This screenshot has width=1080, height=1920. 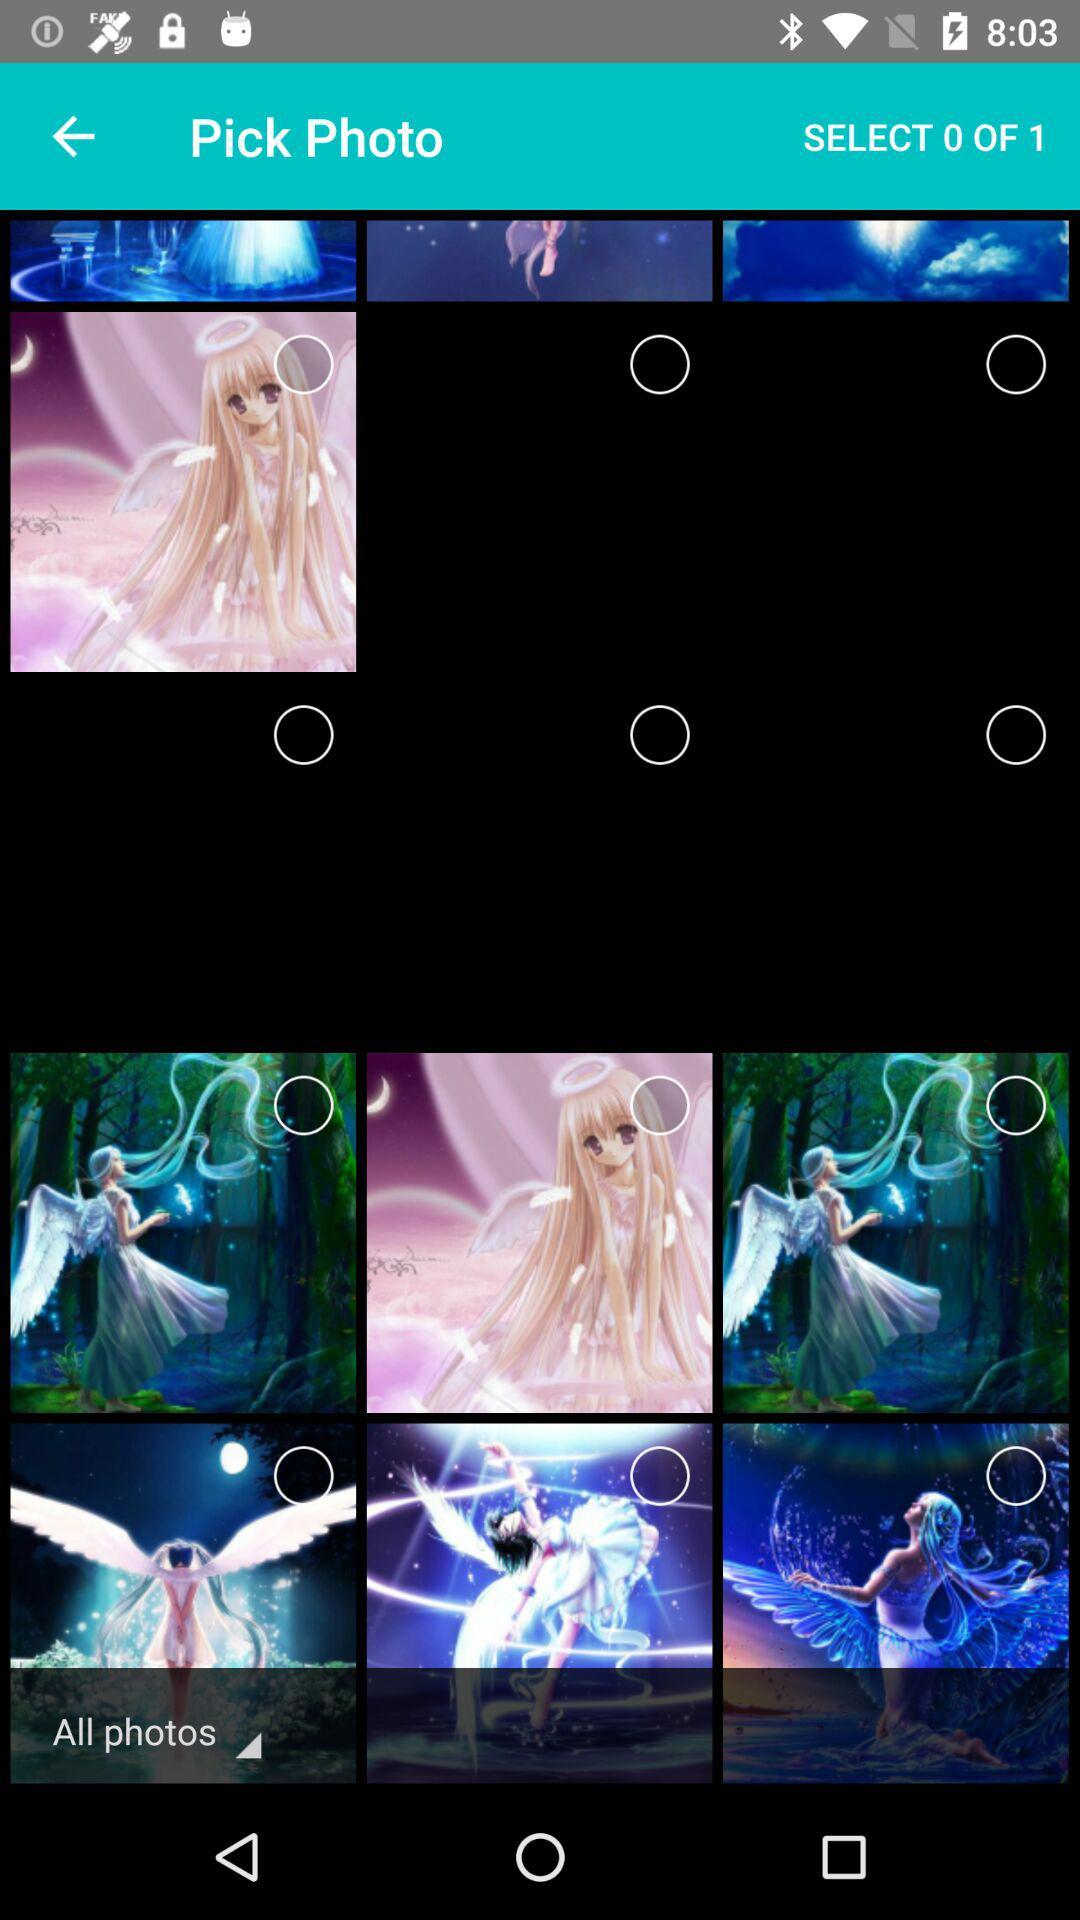 I want to click on photo, so click(x=1016, y=733).